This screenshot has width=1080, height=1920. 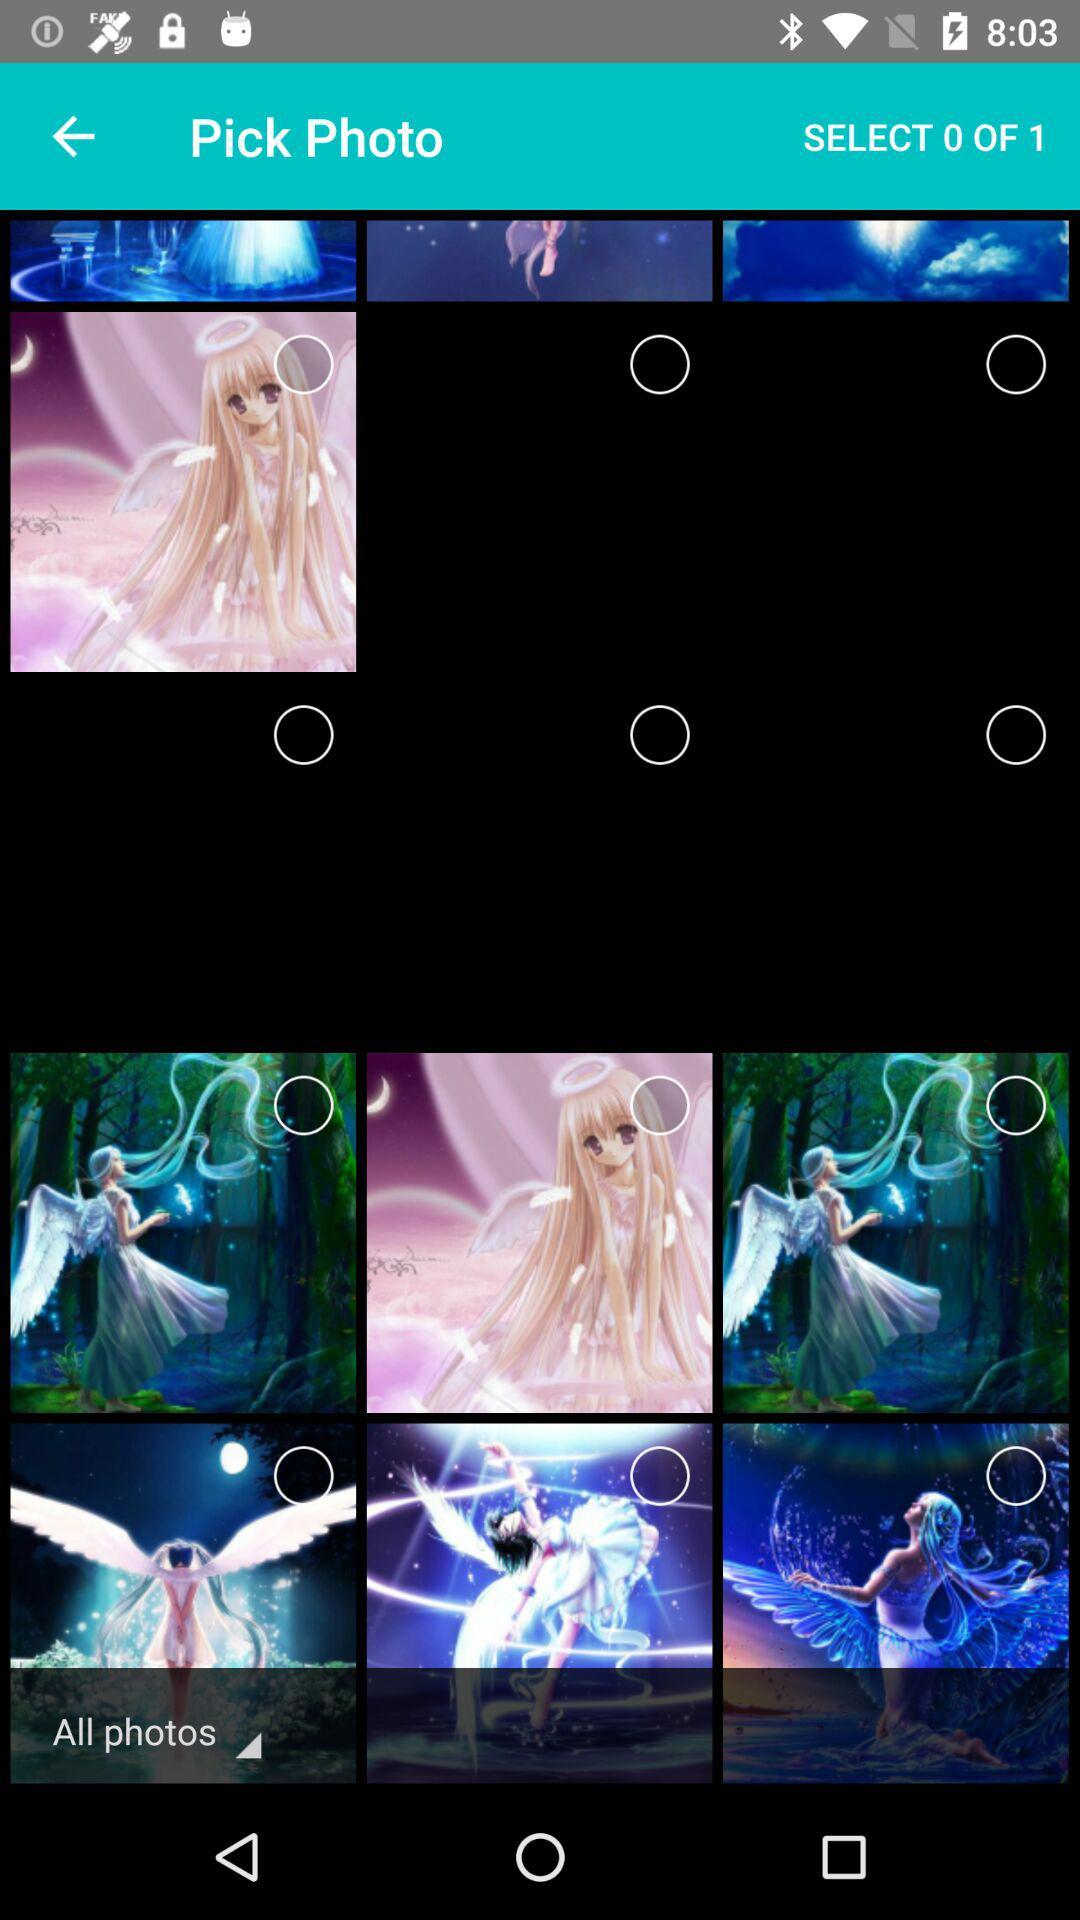 I want to click on photo, so click(x=1016, y=733).